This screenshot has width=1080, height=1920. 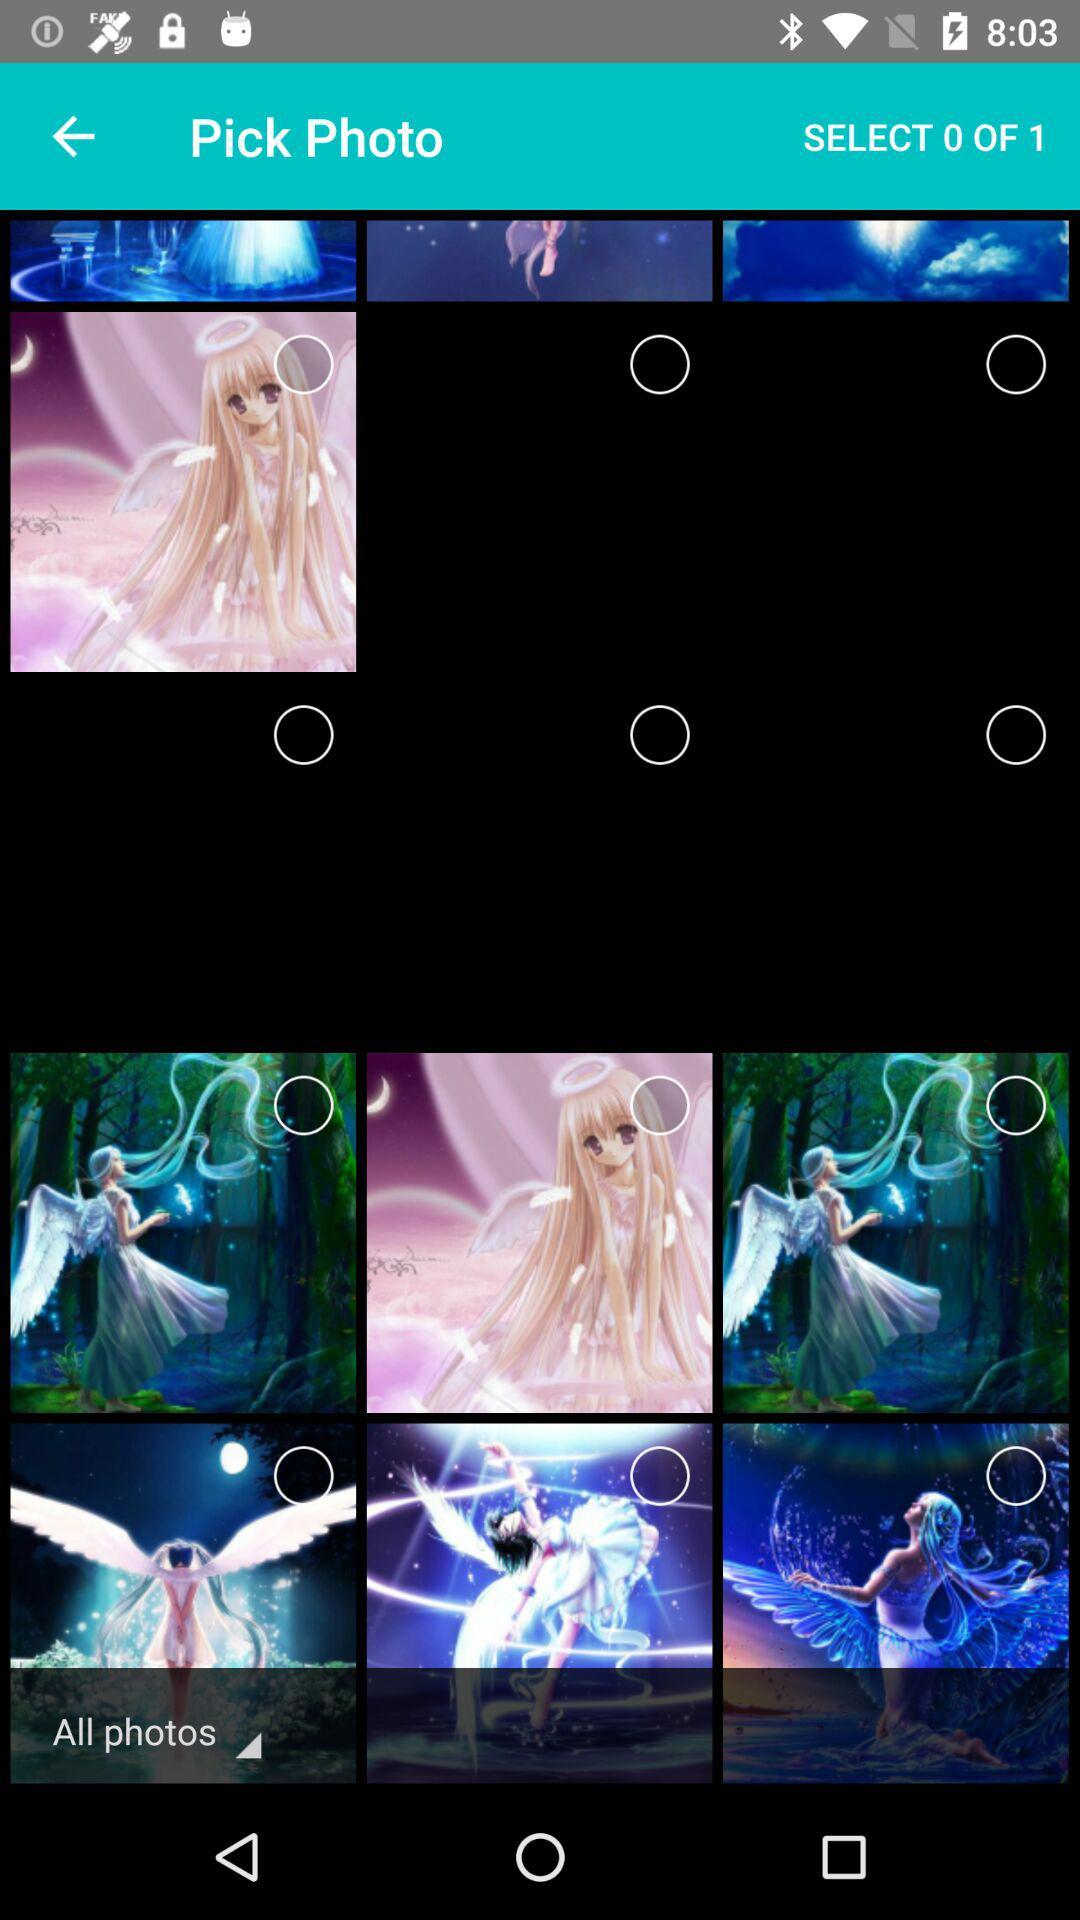 I want to click on photo, so click(x=1016, y=733).